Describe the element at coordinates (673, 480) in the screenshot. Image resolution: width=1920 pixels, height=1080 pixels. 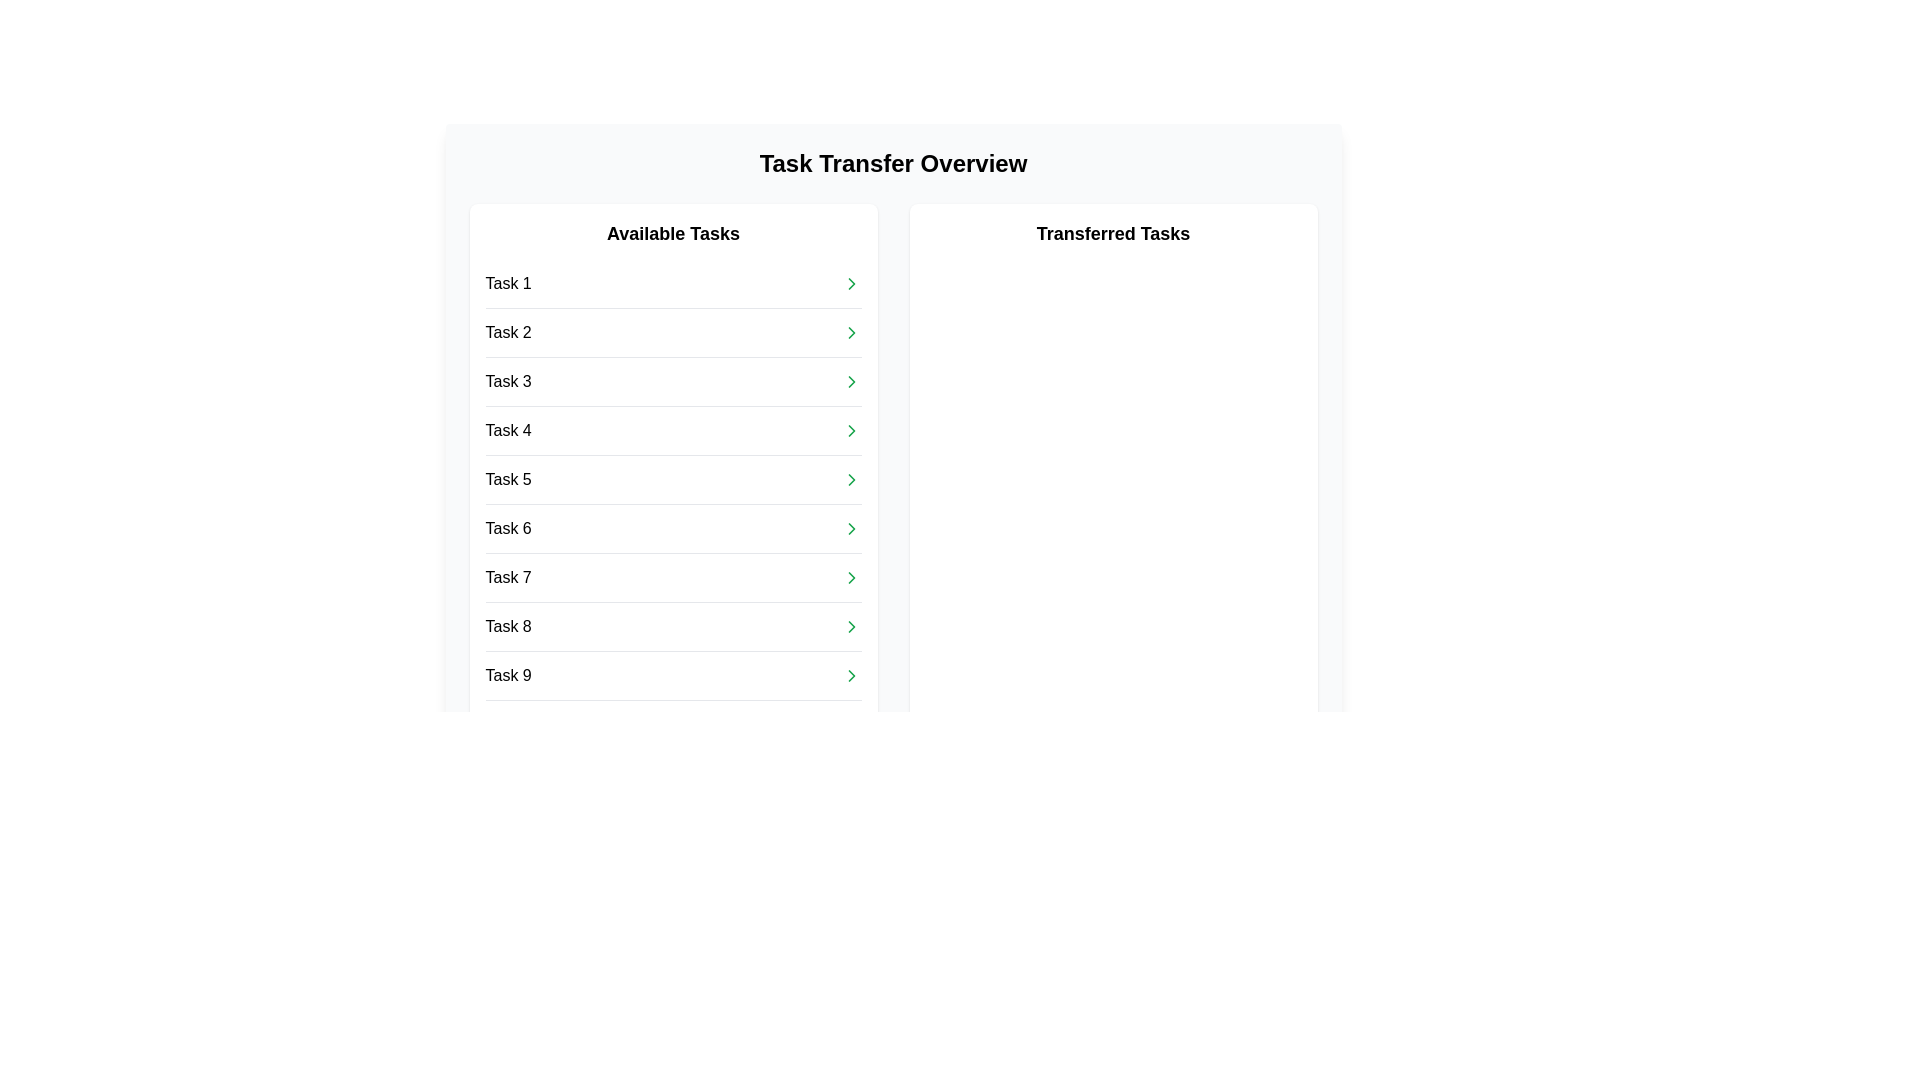
I see `the list item labeled 'Task 5' in the 'Available Tasks' section` at that location.